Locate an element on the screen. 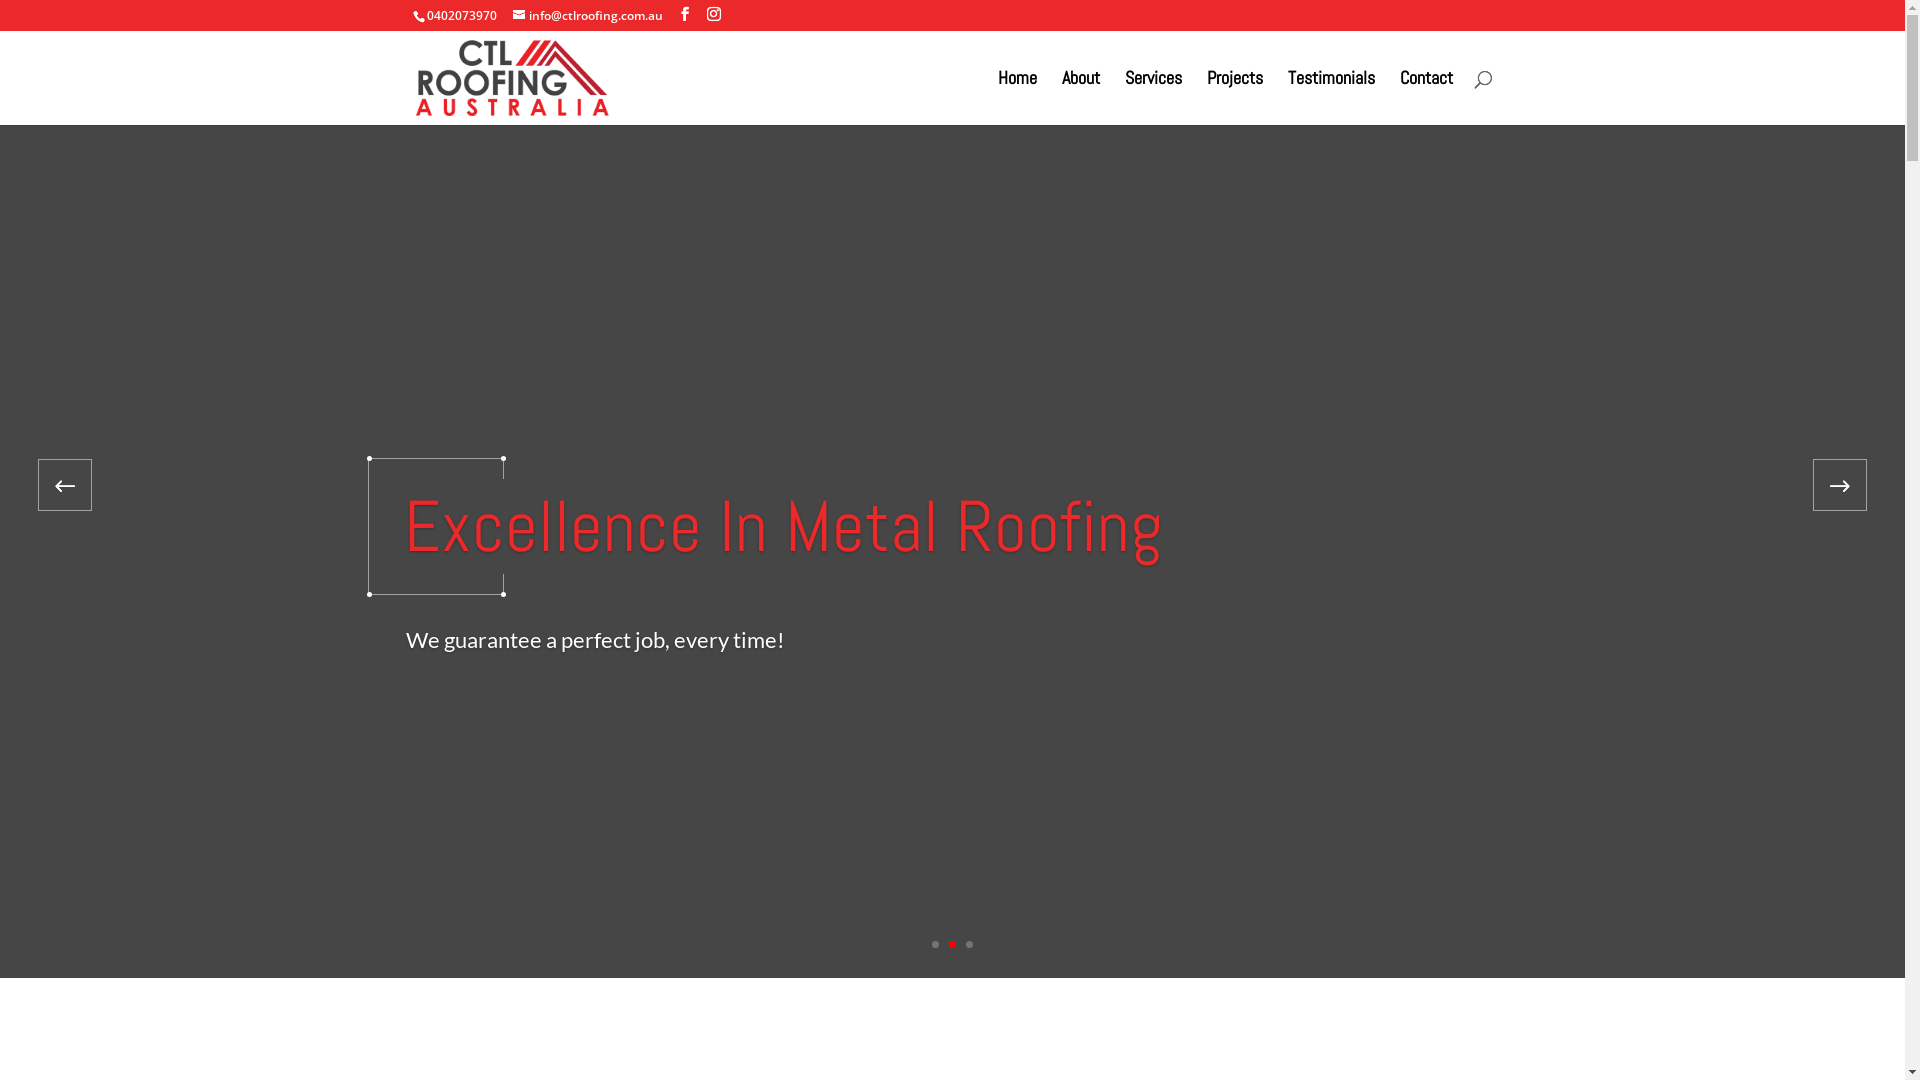  'Home' is located at coordinates (1017, 97).